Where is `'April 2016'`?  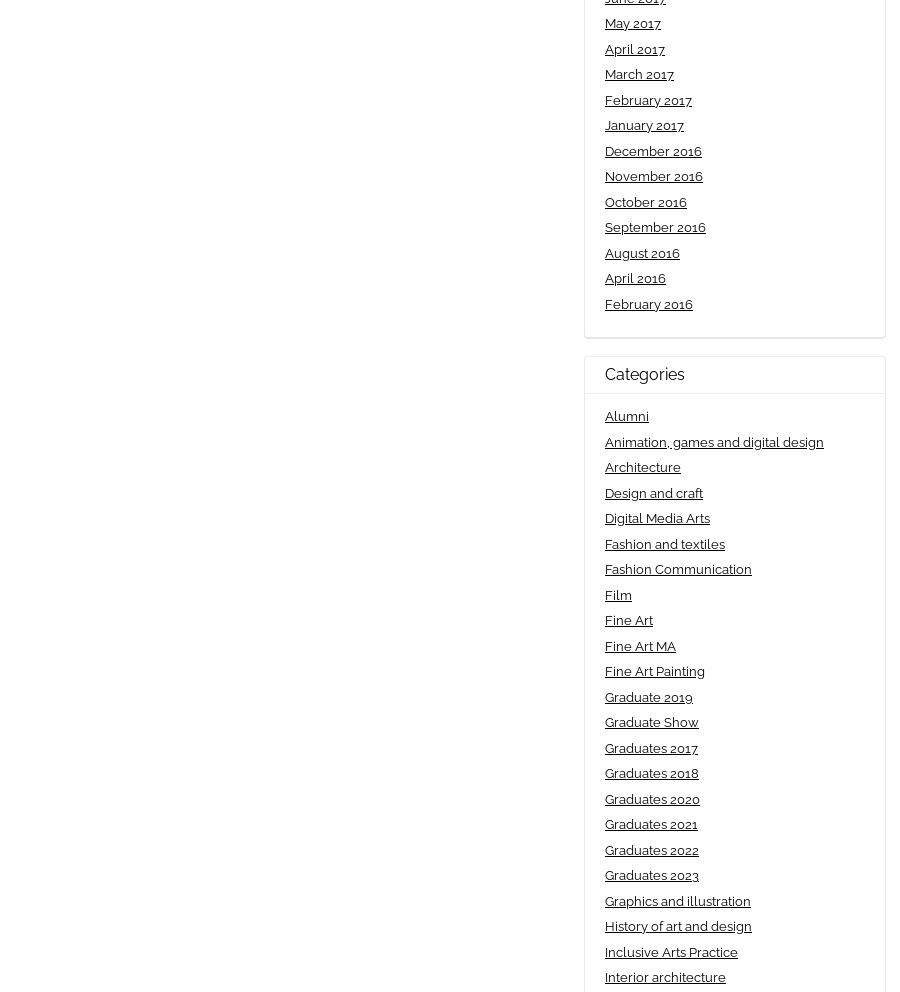
'April 2016' is located at coordinates (604, 277).